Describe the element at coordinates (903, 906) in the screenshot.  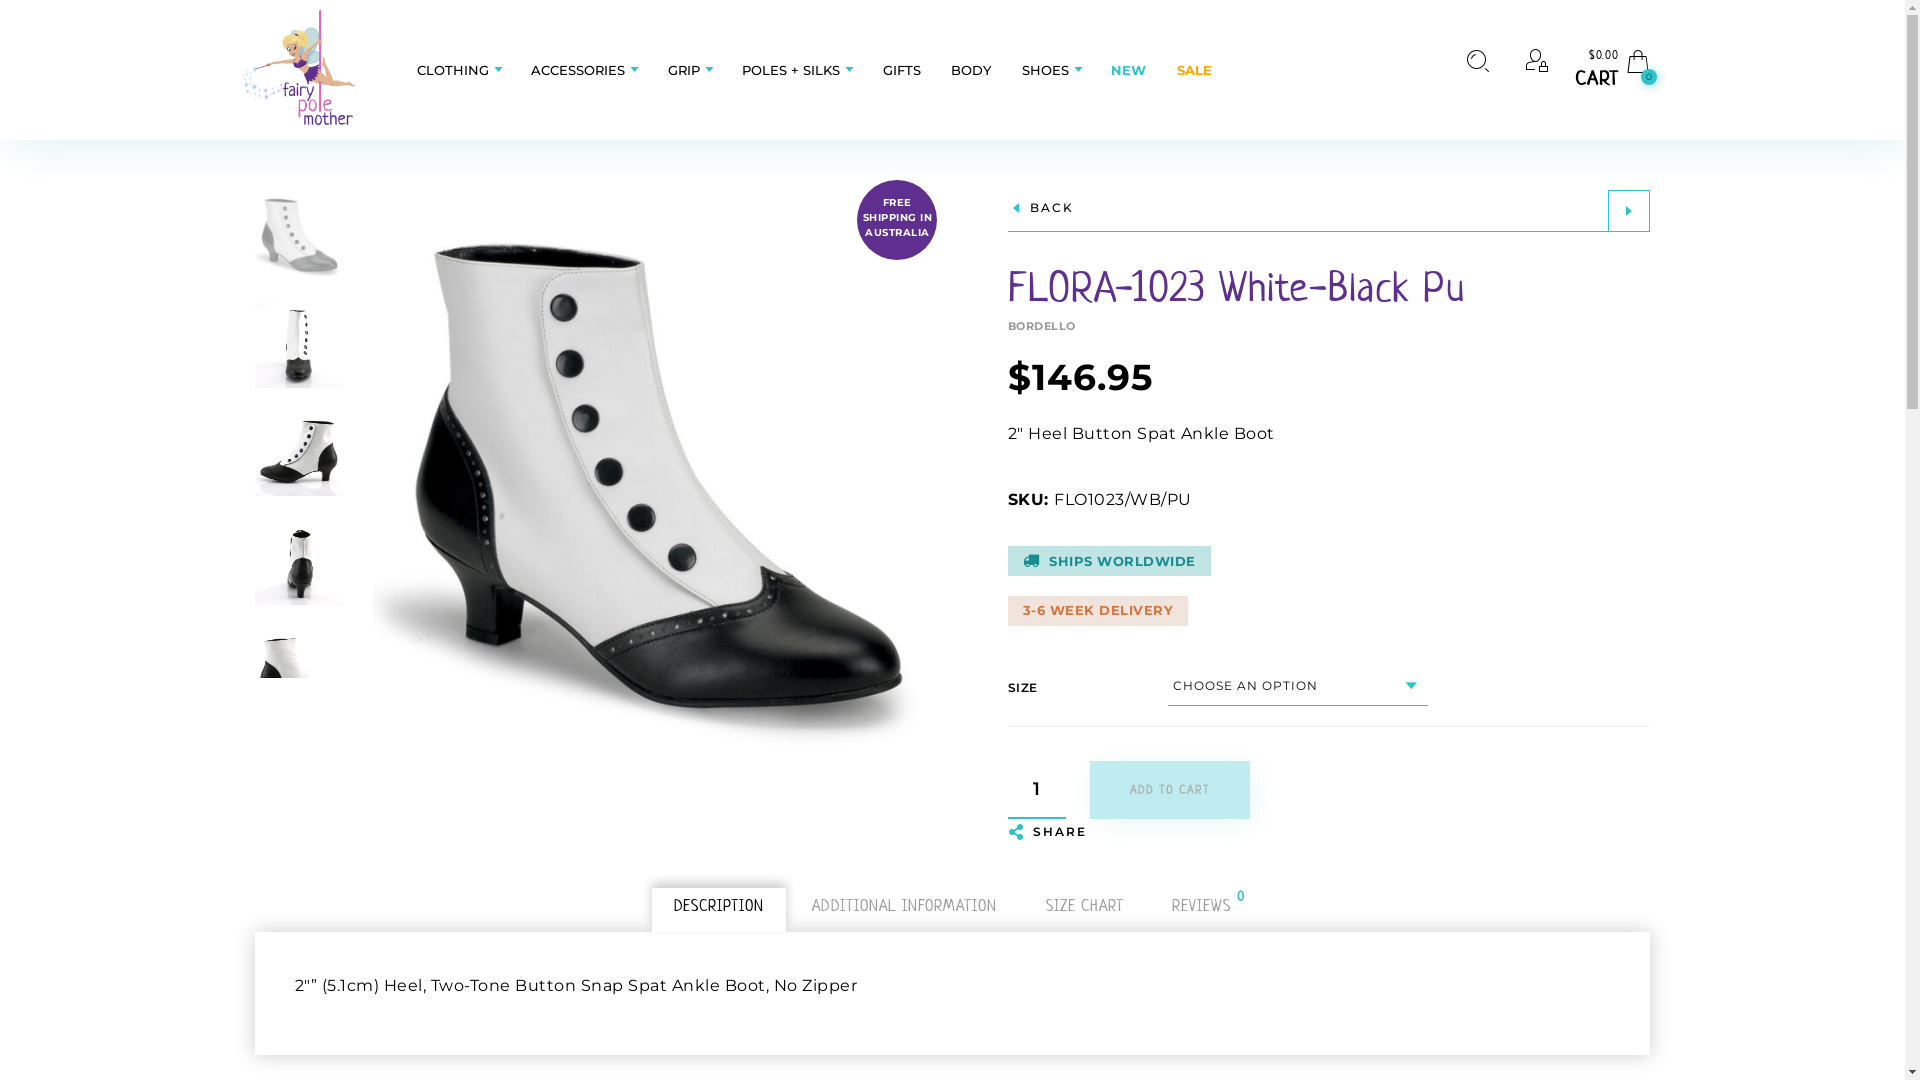
I see `'ADDITIONAL INFORMATION'` at that location.